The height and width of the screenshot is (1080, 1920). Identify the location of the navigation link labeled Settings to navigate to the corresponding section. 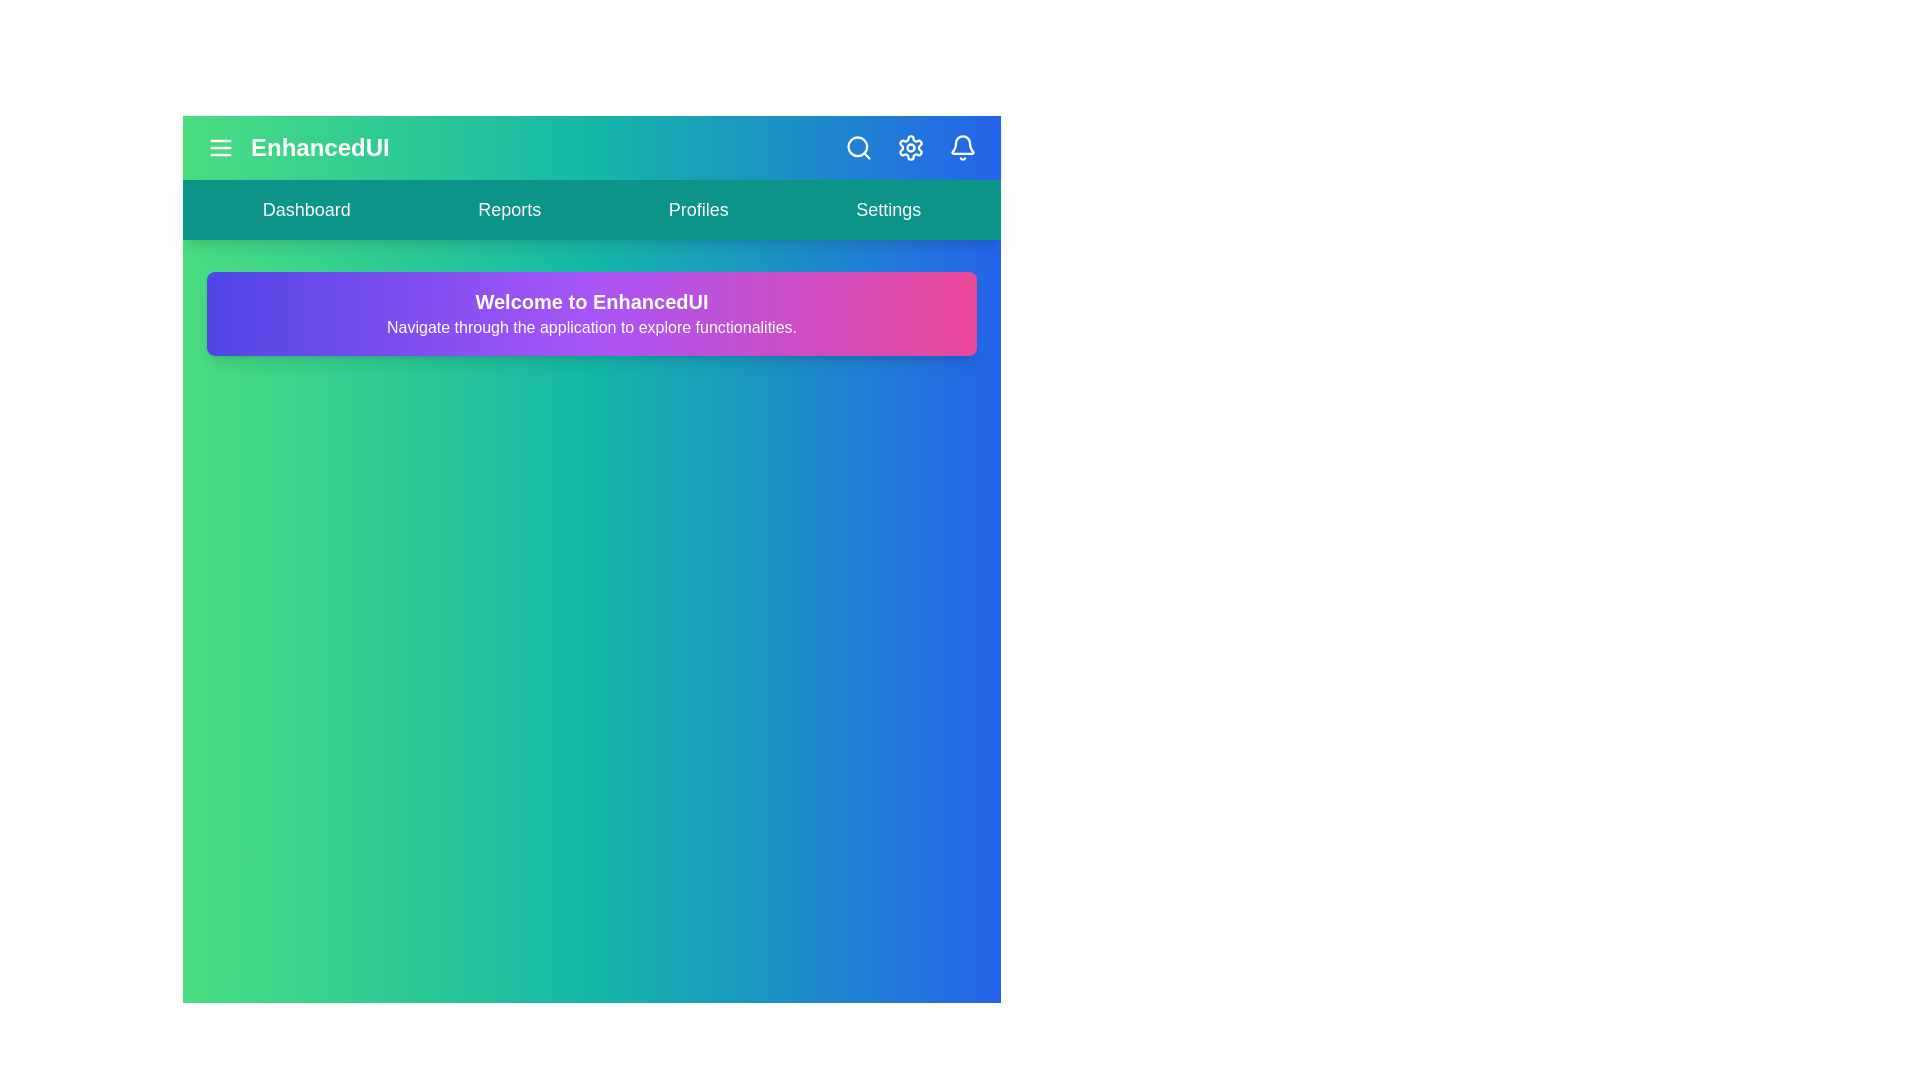
(887, 209).